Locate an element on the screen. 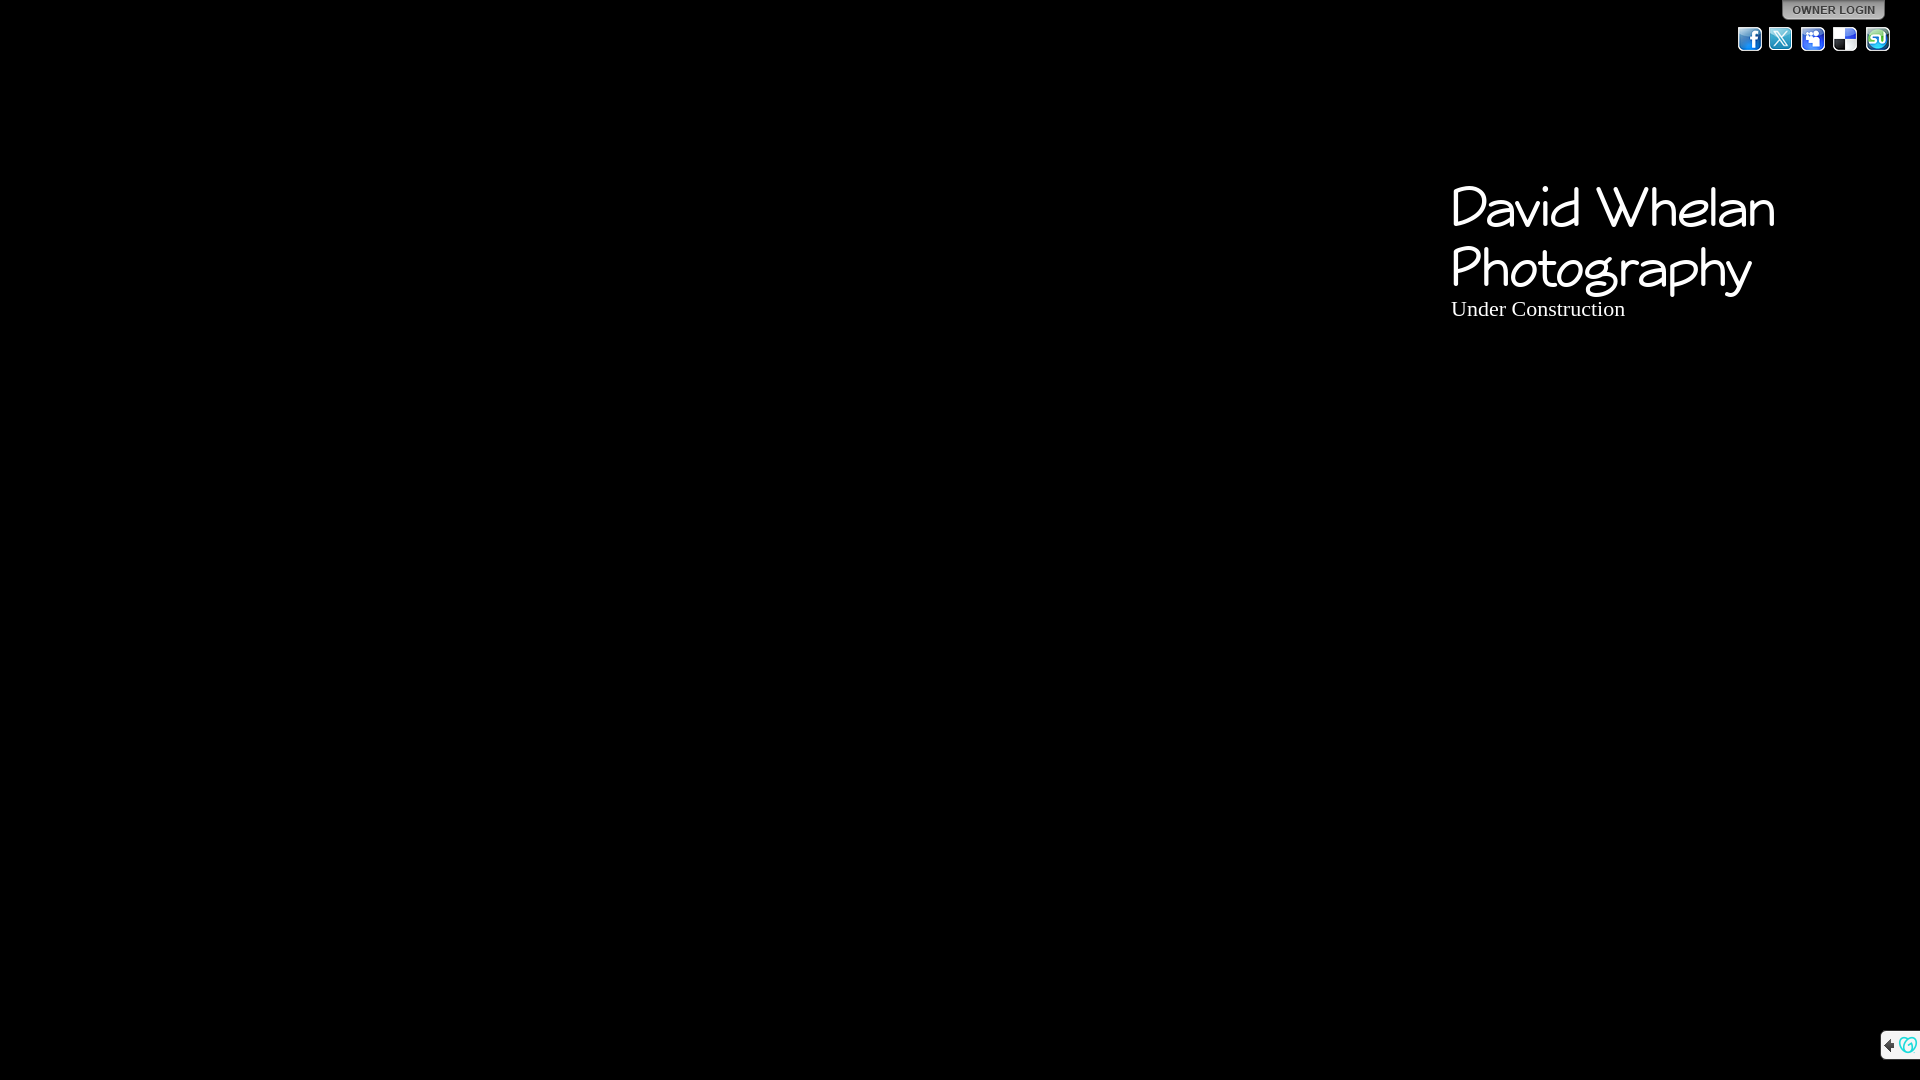 Image resolution: width=1920 pixels, height=1080 pixels. 'Twitter' is located at coordinates (1767, 38).